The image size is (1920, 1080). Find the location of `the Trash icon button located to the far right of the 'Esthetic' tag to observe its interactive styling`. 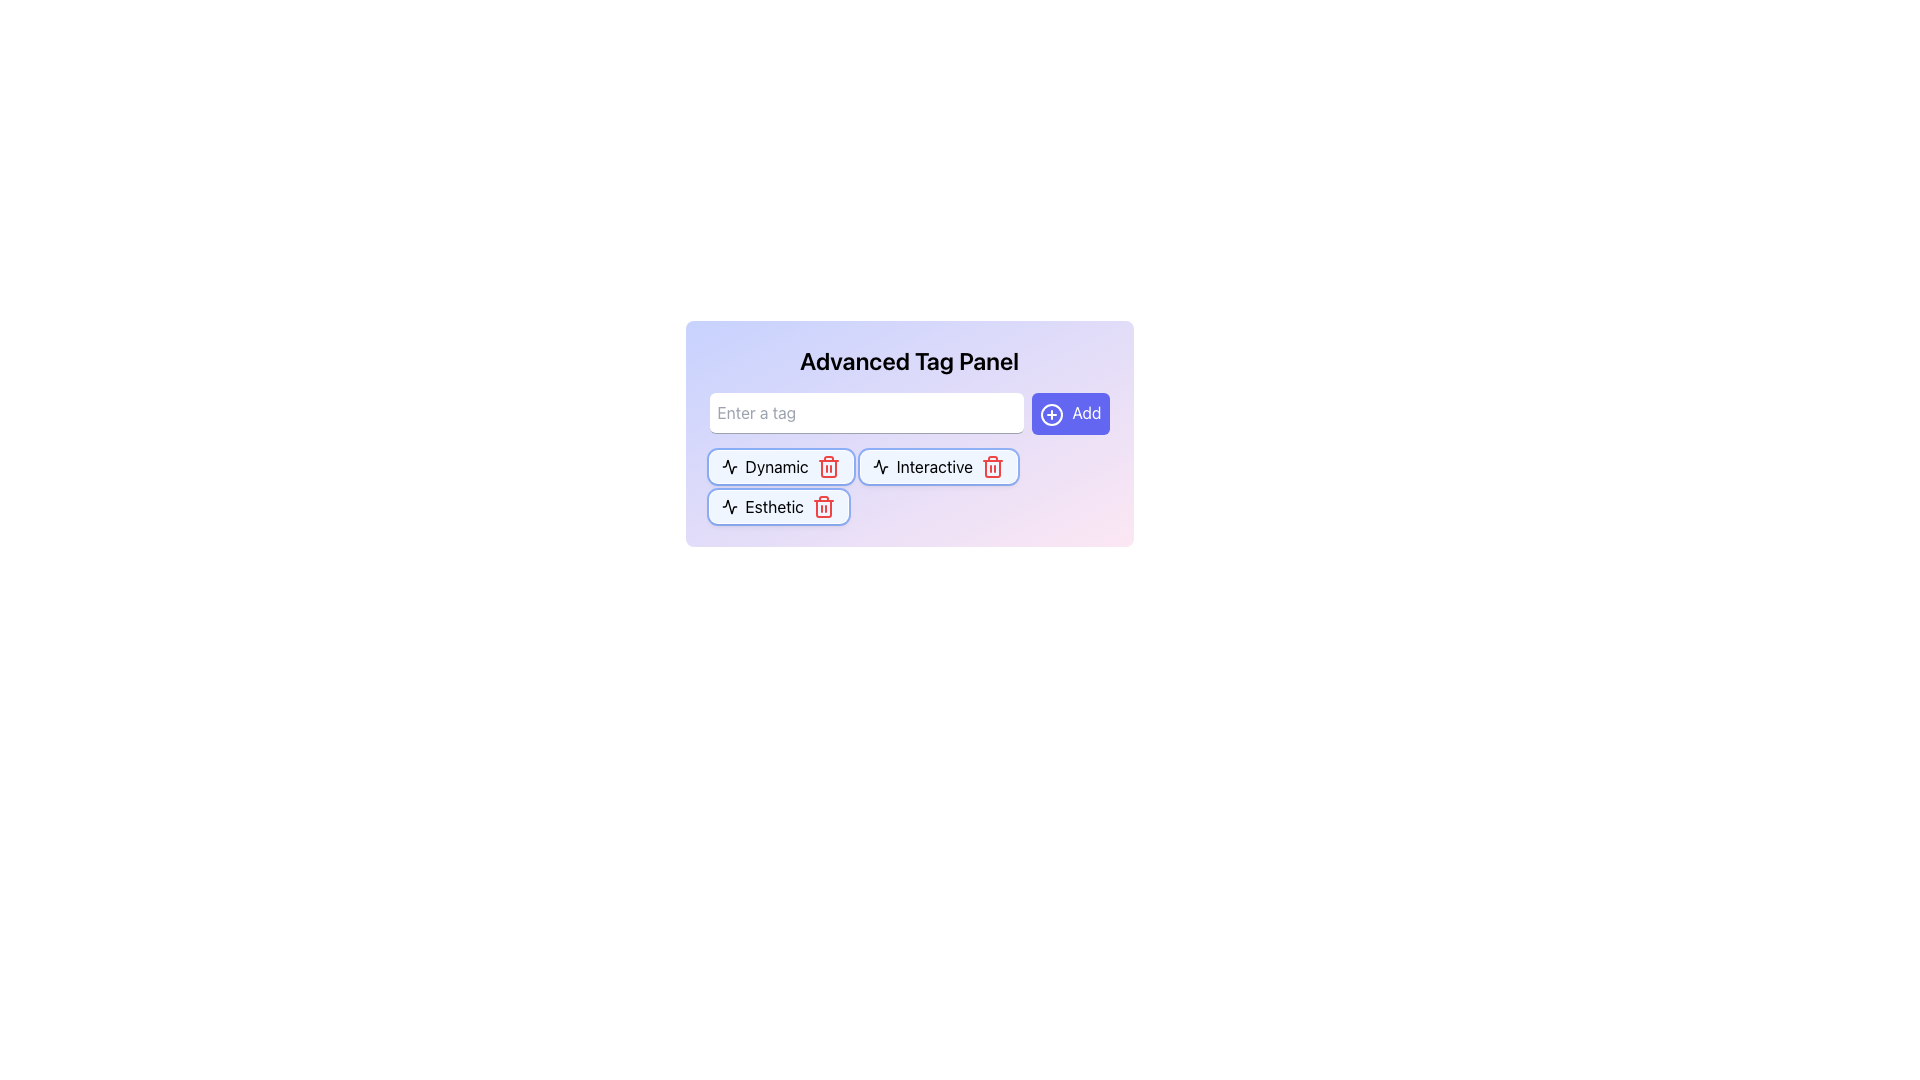

the Trash icon button located to the far right of the 'Esthetic' tag to observe its interactive styling is located at coordinates (823, 505).